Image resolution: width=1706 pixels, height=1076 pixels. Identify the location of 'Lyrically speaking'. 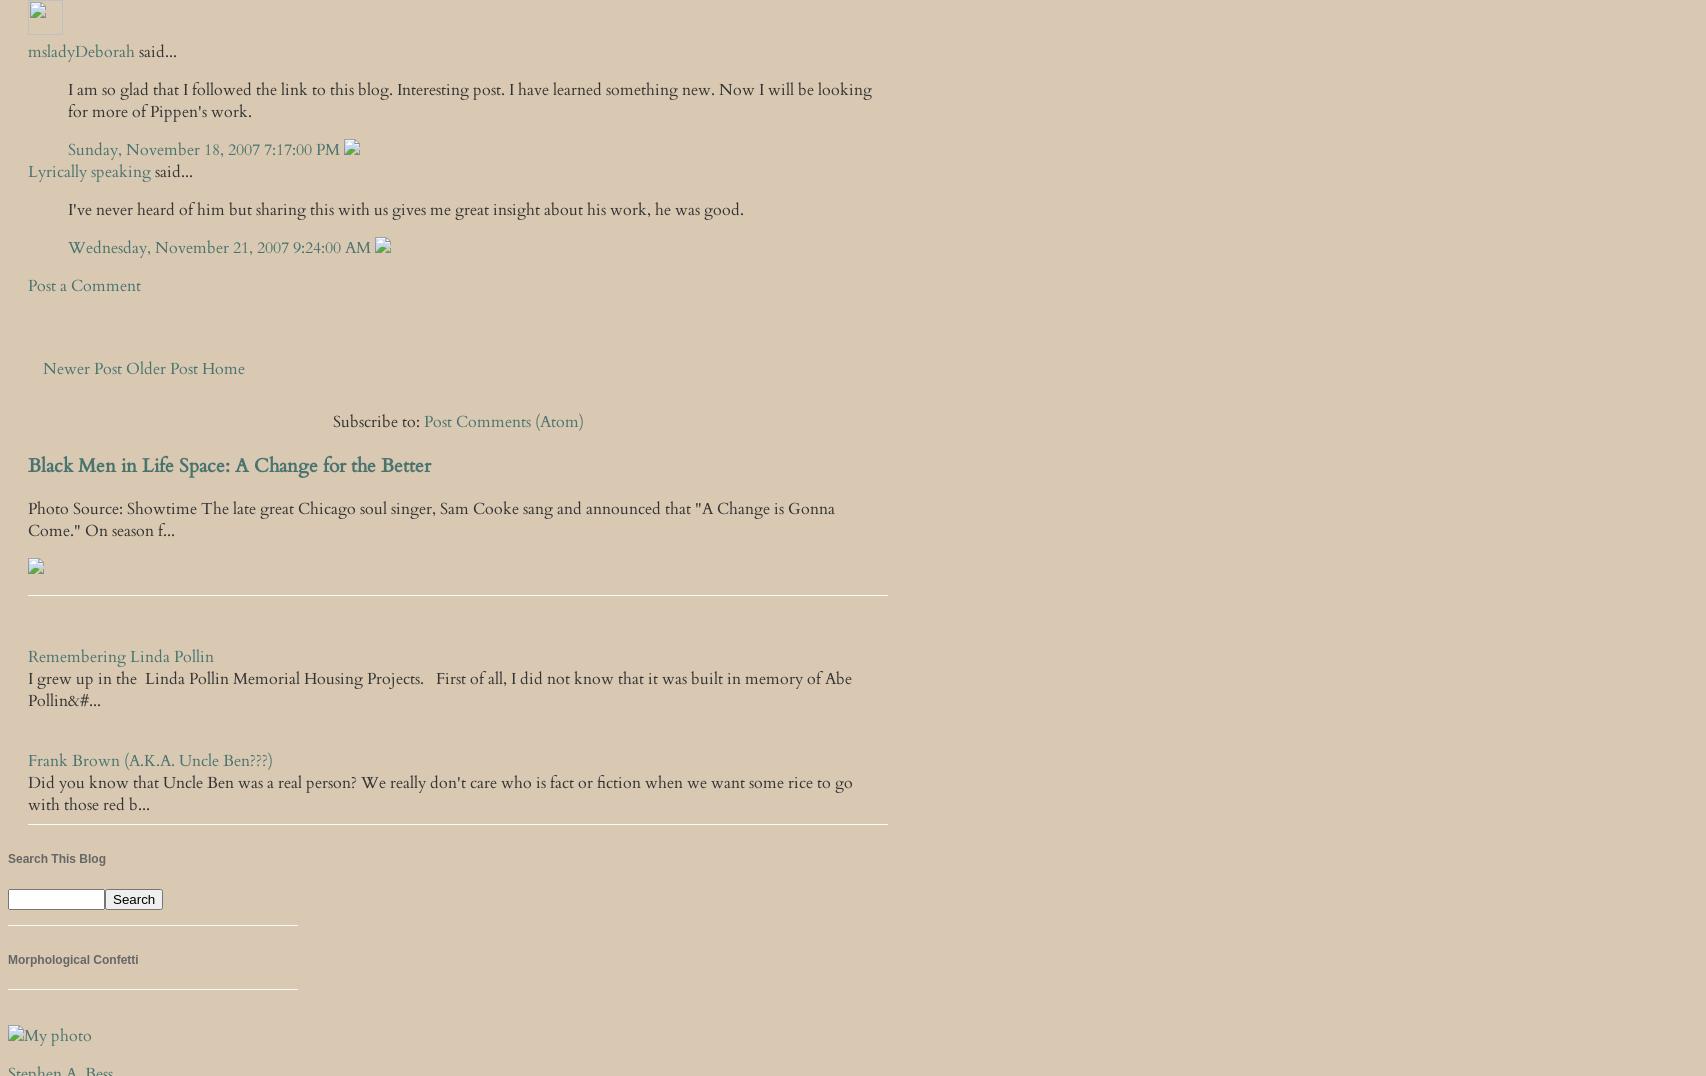
(89, 172).